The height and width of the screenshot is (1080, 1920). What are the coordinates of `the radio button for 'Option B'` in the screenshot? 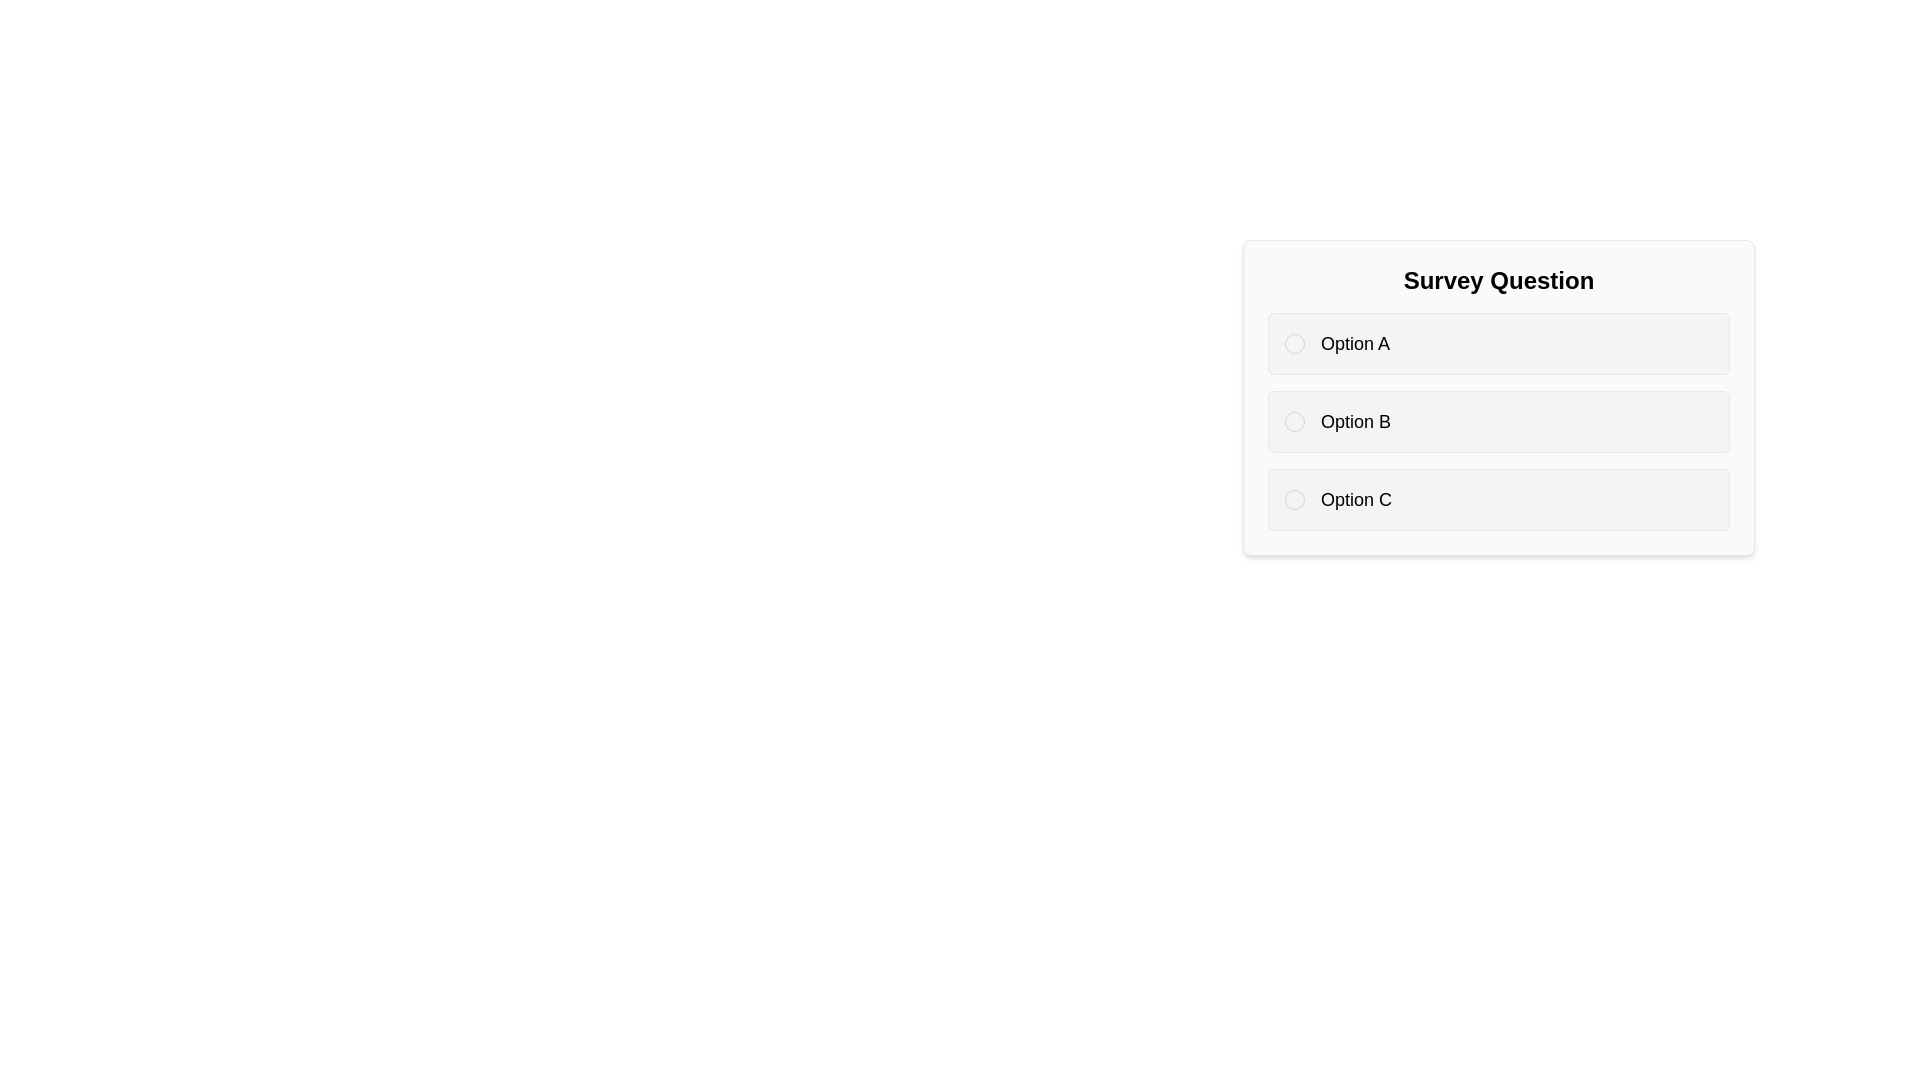 It's located at (1295, 420).